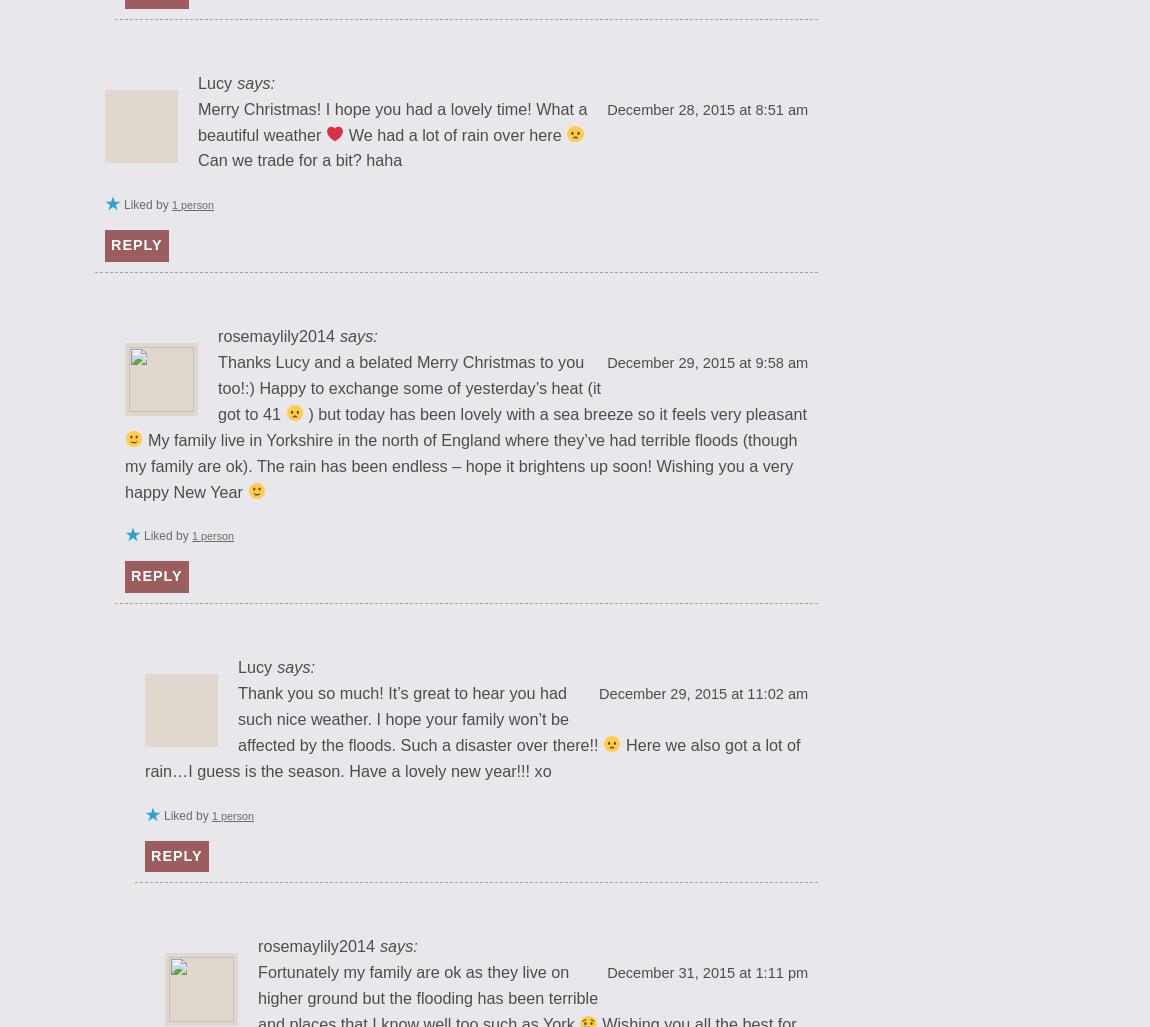 This screenshot has height=1027, width=1150. Describe the element at coordinates (455, 134) in the screenshot. I see `'We had a lot of rain over here'` at that location.